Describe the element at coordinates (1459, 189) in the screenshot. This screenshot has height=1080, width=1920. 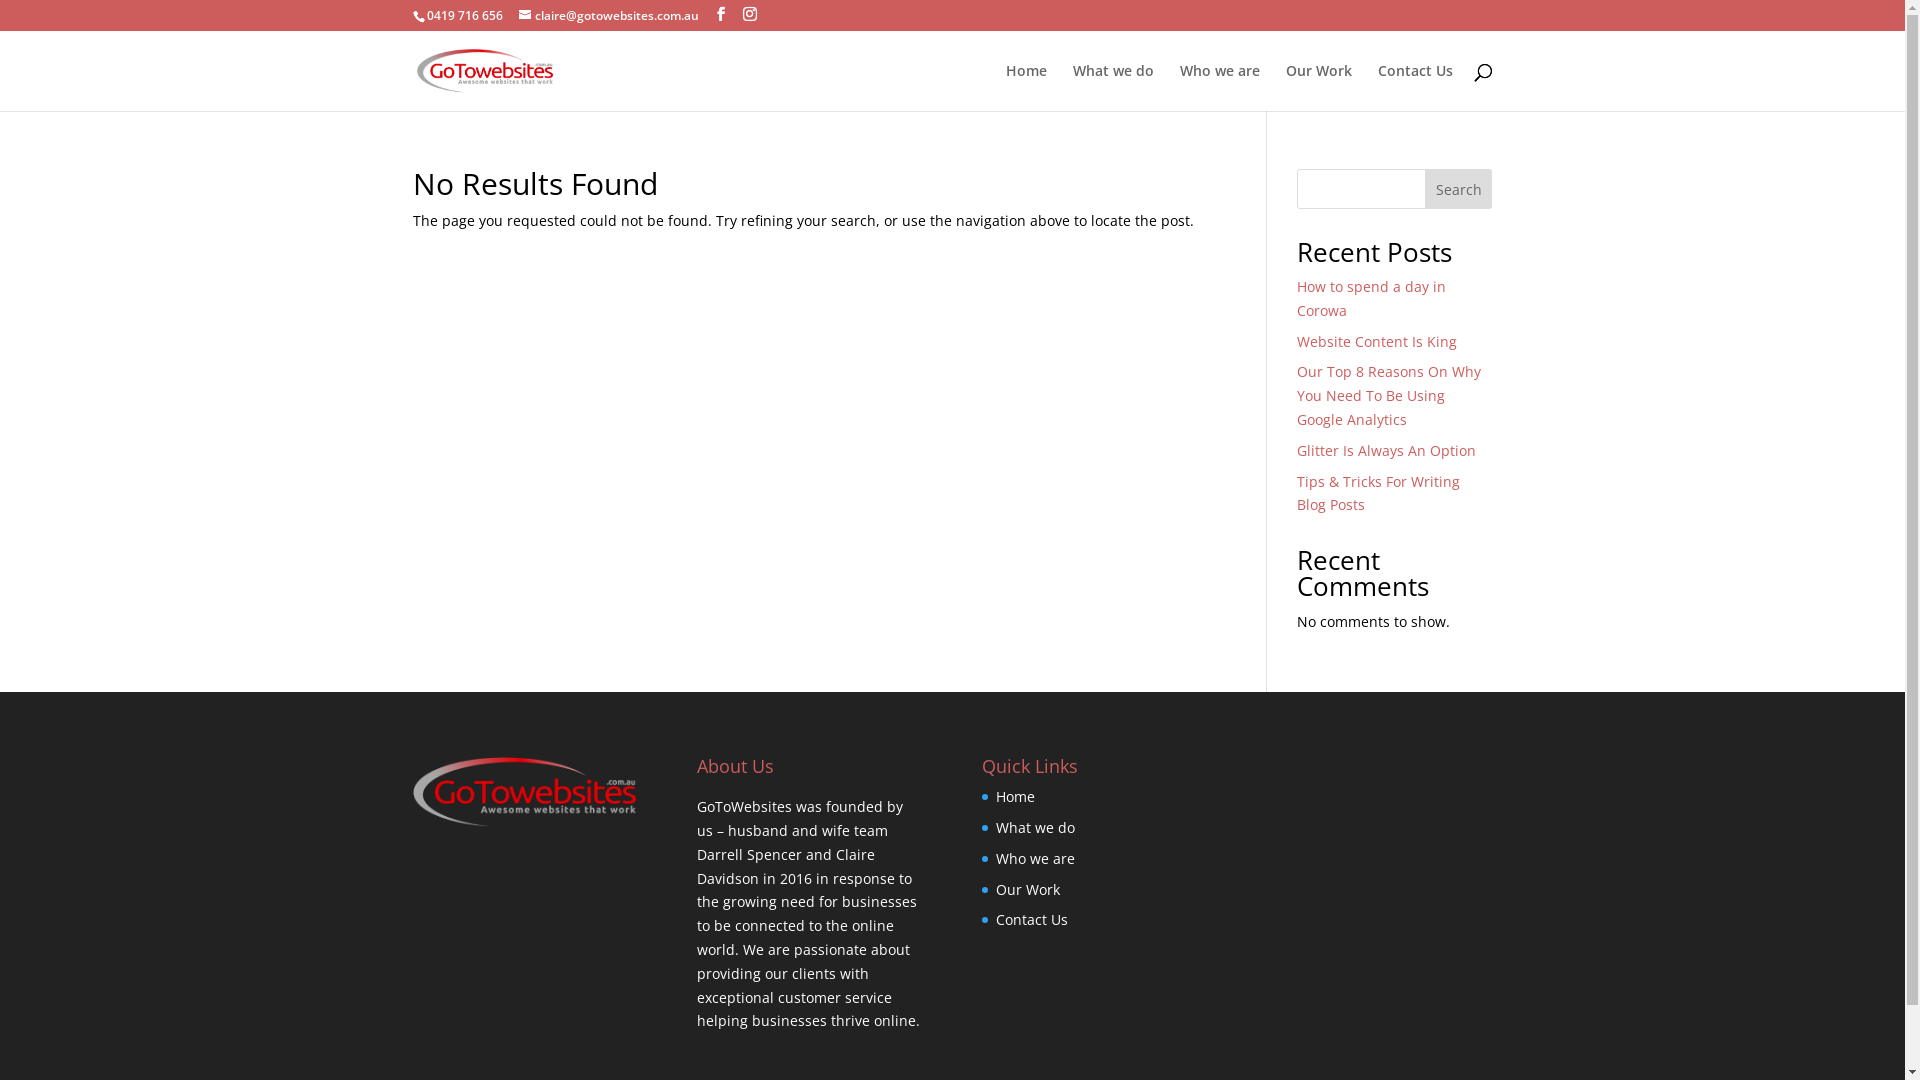
I see `'Search'` at that location.